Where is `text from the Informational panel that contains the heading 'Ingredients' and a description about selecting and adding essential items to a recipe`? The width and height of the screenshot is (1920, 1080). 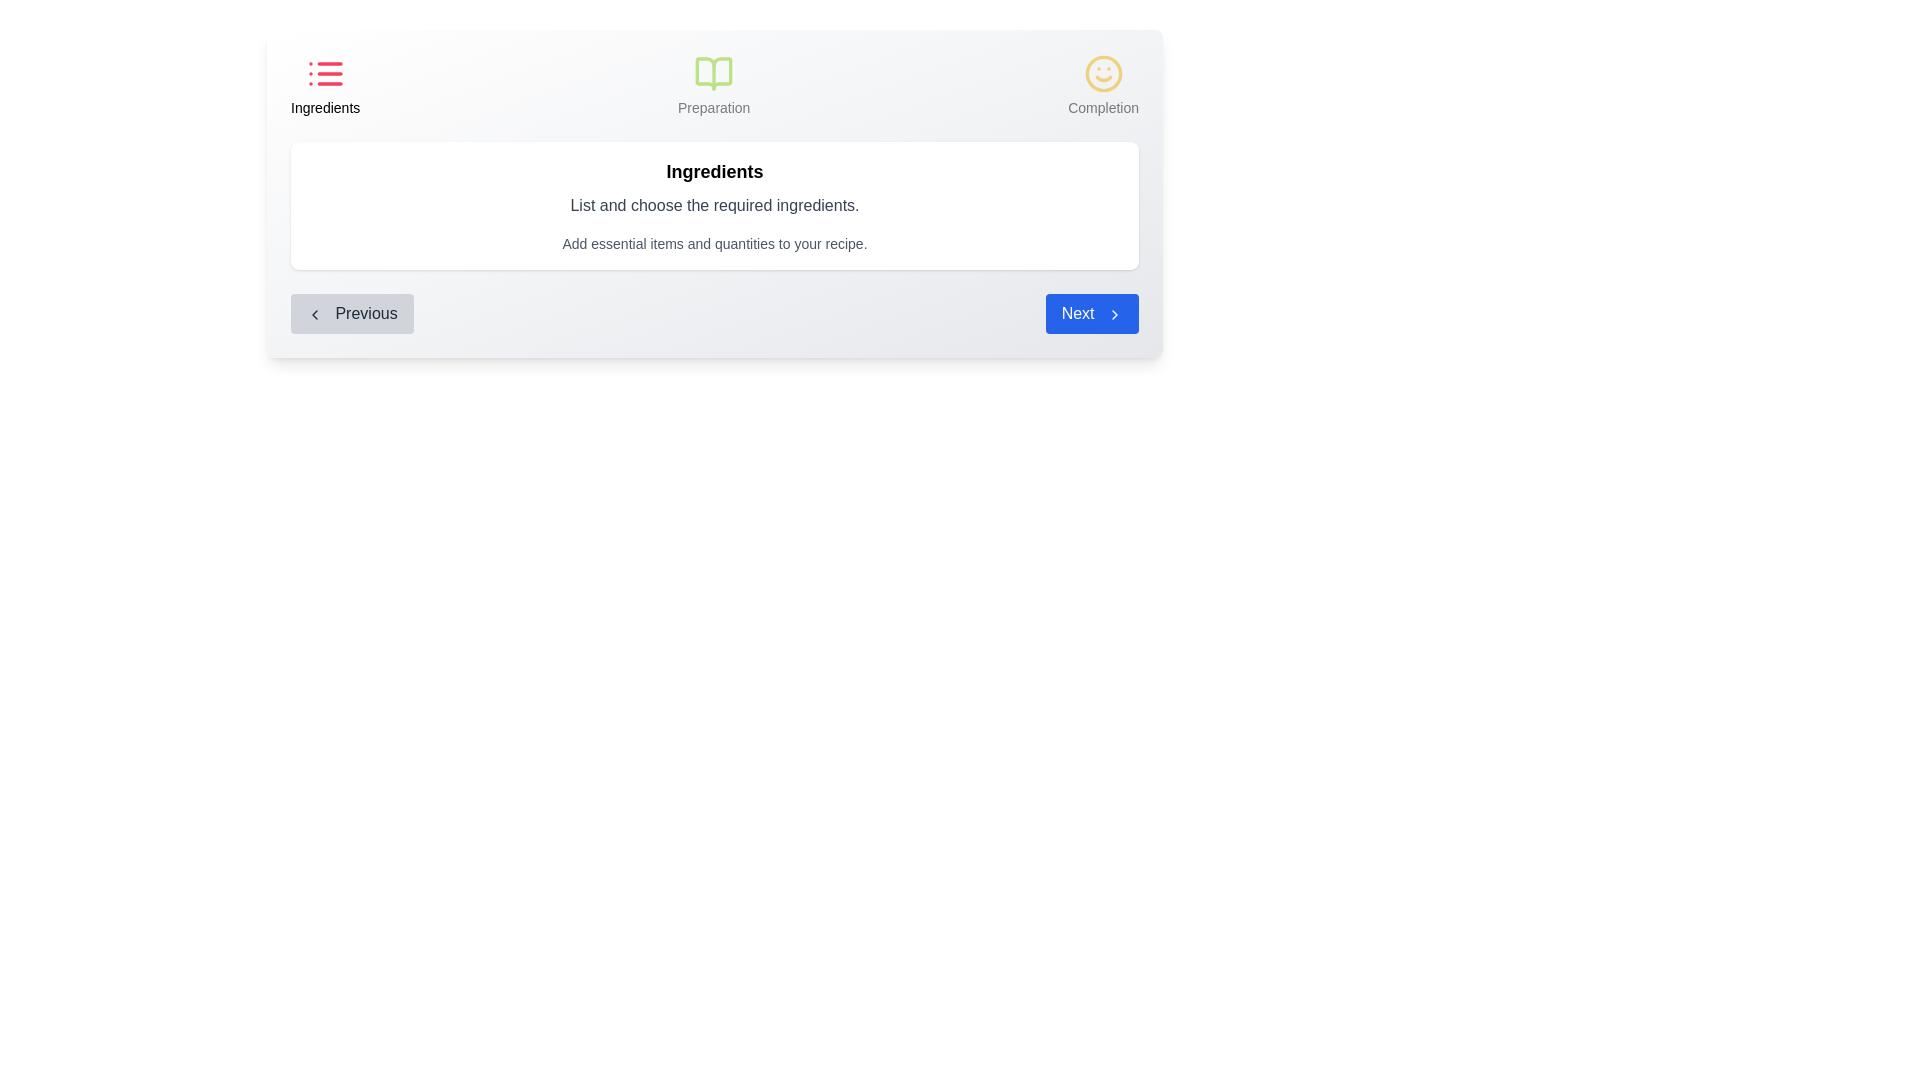
text from the Informational panel that contains the heading 'Ingredients' and a description about selecting and adding essential items to a recipe is located at coordinates (715, 193).